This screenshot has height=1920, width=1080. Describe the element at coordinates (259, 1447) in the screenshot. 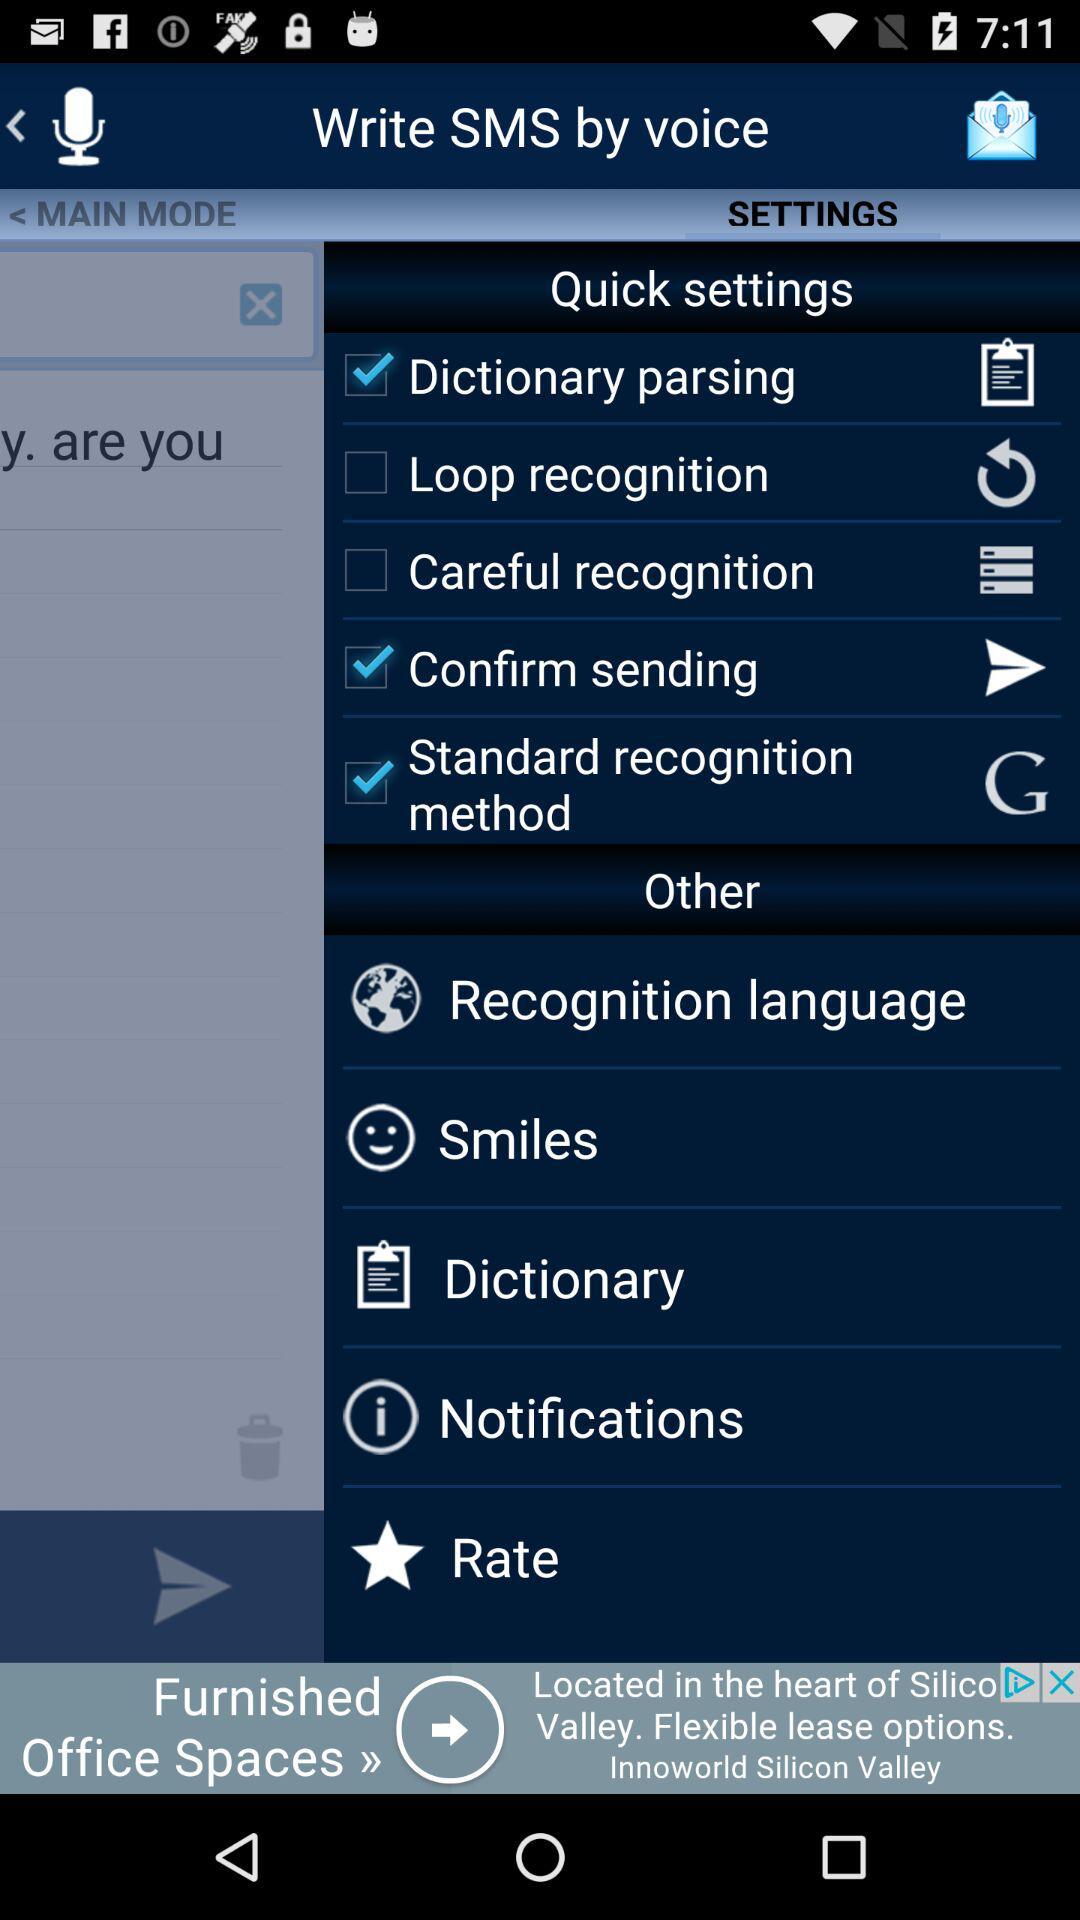

I see `send to trash` at that location.